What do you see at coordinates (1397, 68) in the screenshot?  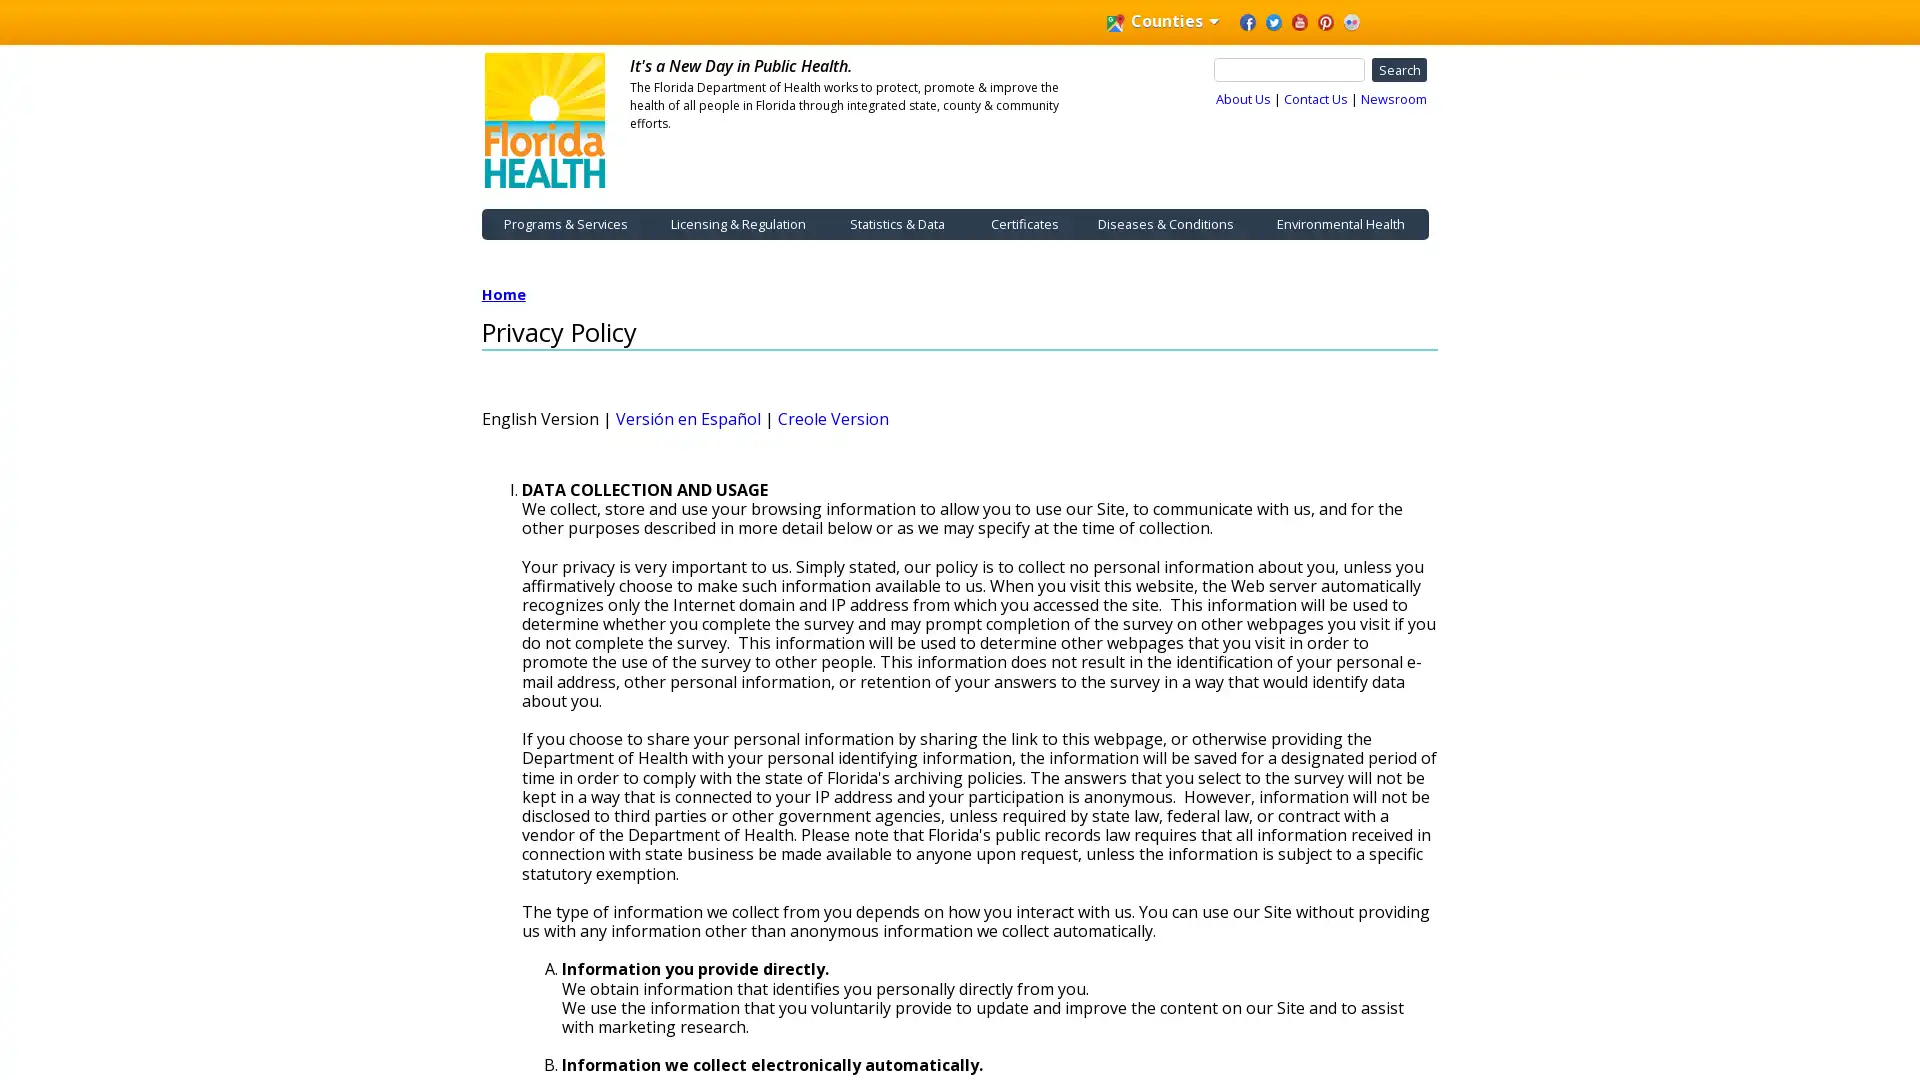 I see `Search` at bounding box center [1397, 68].